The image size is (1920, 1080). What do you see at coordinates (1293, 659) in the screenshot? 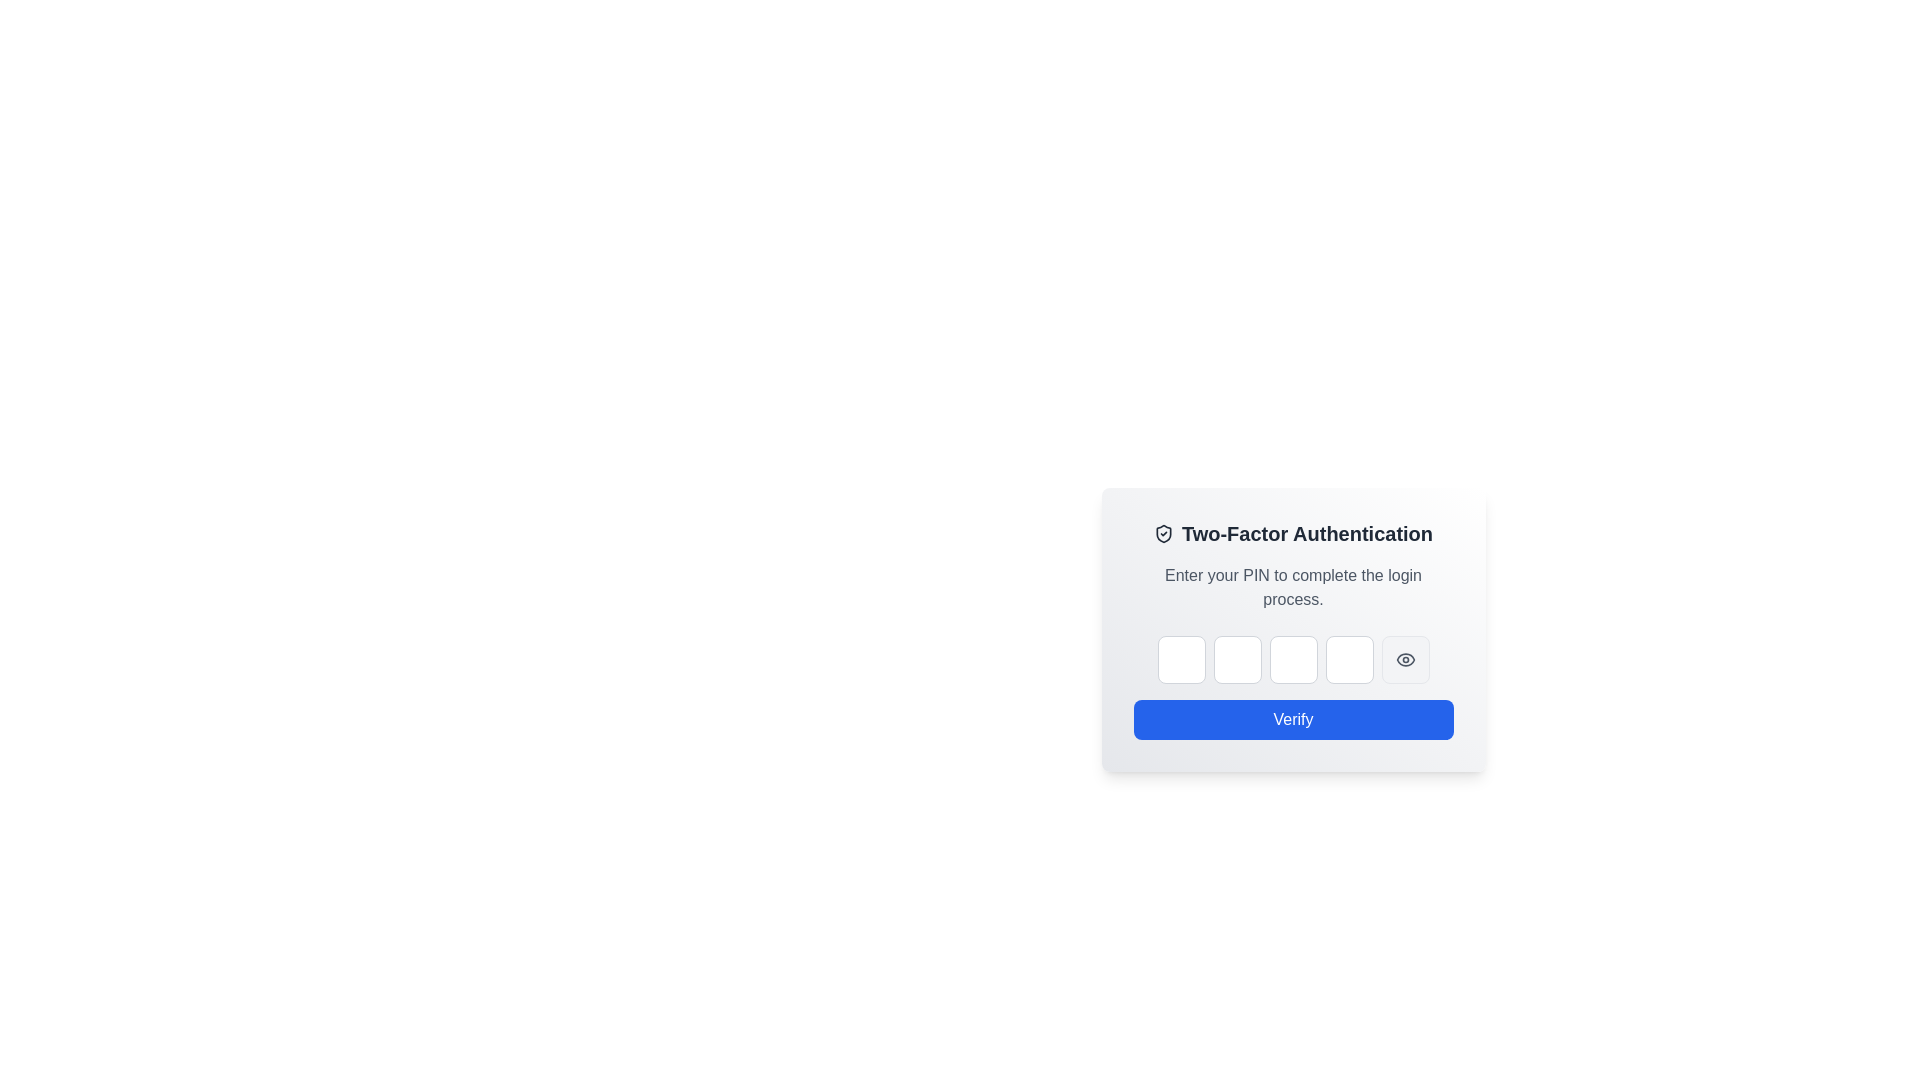
I see `the Password input field, which is the third input field in a group of five, styled with a rounded border and gray background, located at the center of the two-factor authentication panel` at bounding box center [1293, 659].